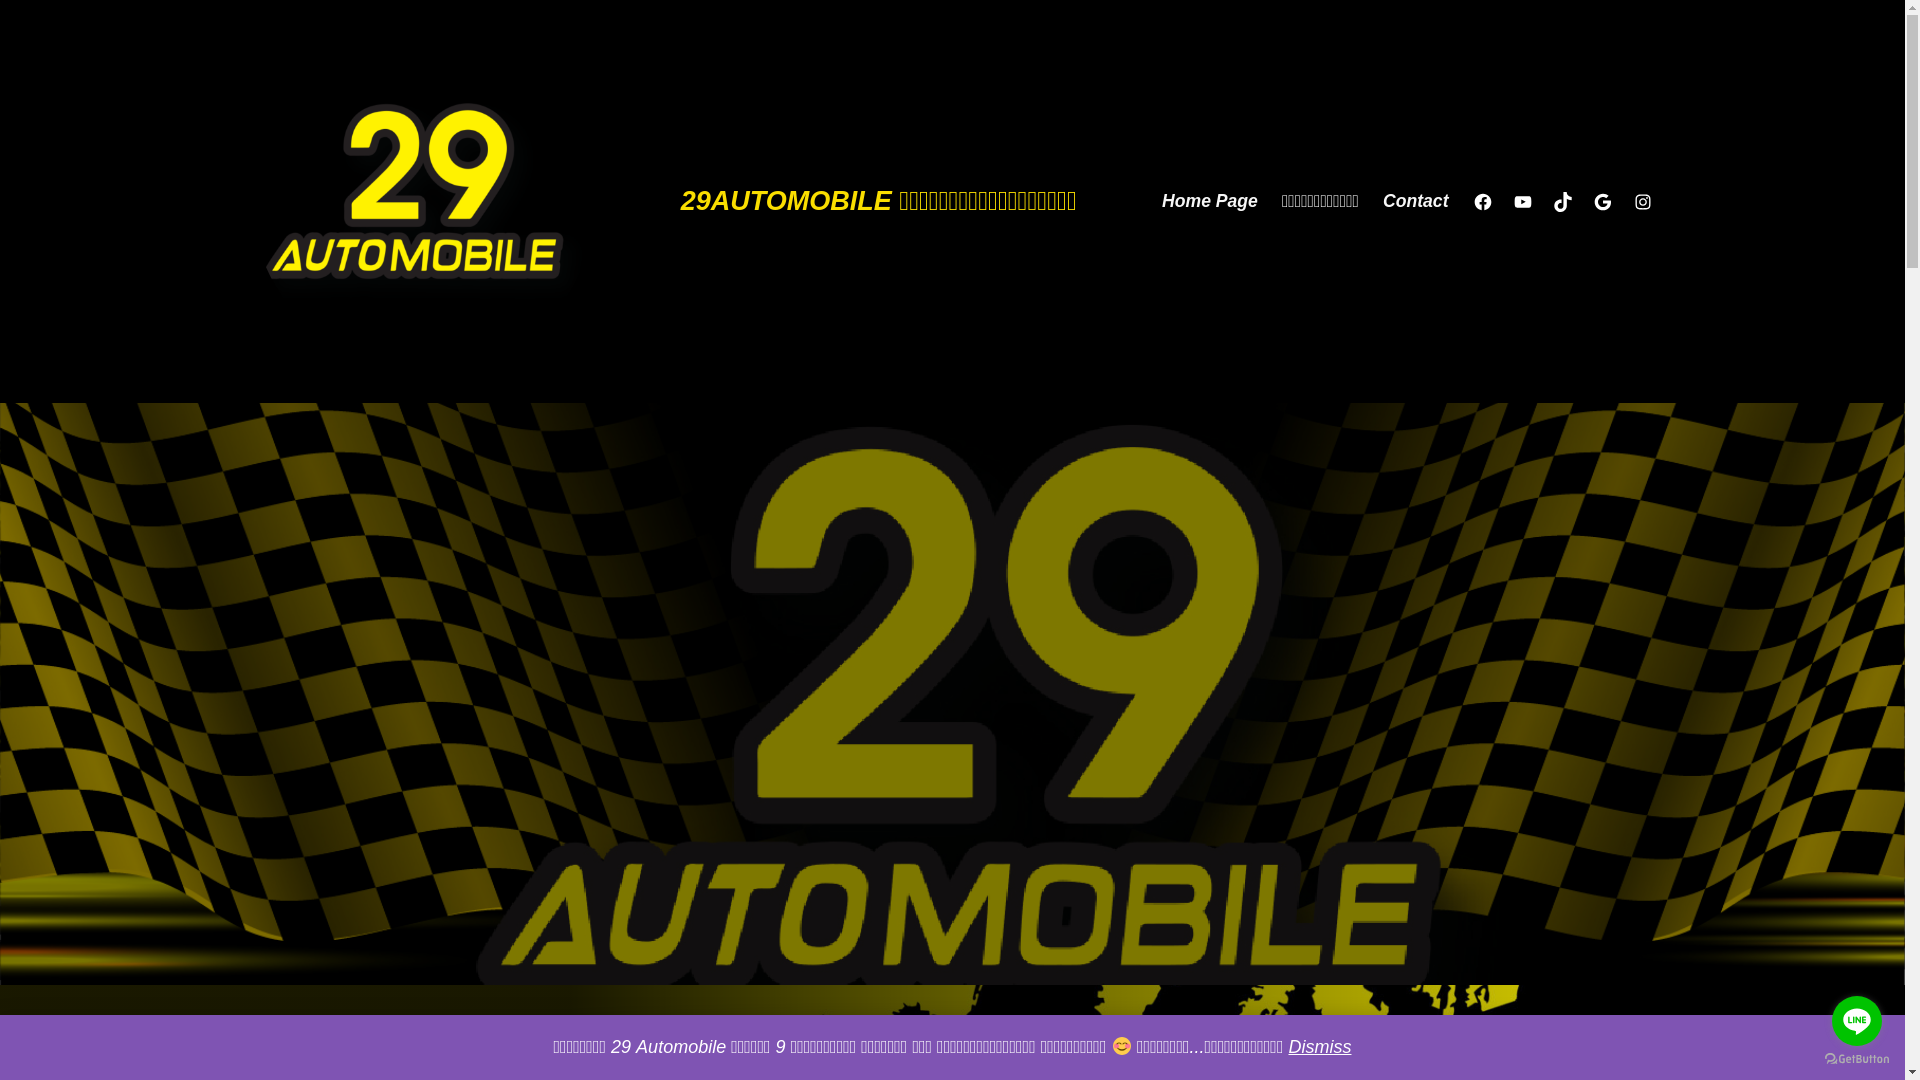 Image resolution: width=1920 pixels, height=1080 pixels. Describe the element at coordinates (1520, 201) in the screenshot. I see `'YouTube'` at that location.